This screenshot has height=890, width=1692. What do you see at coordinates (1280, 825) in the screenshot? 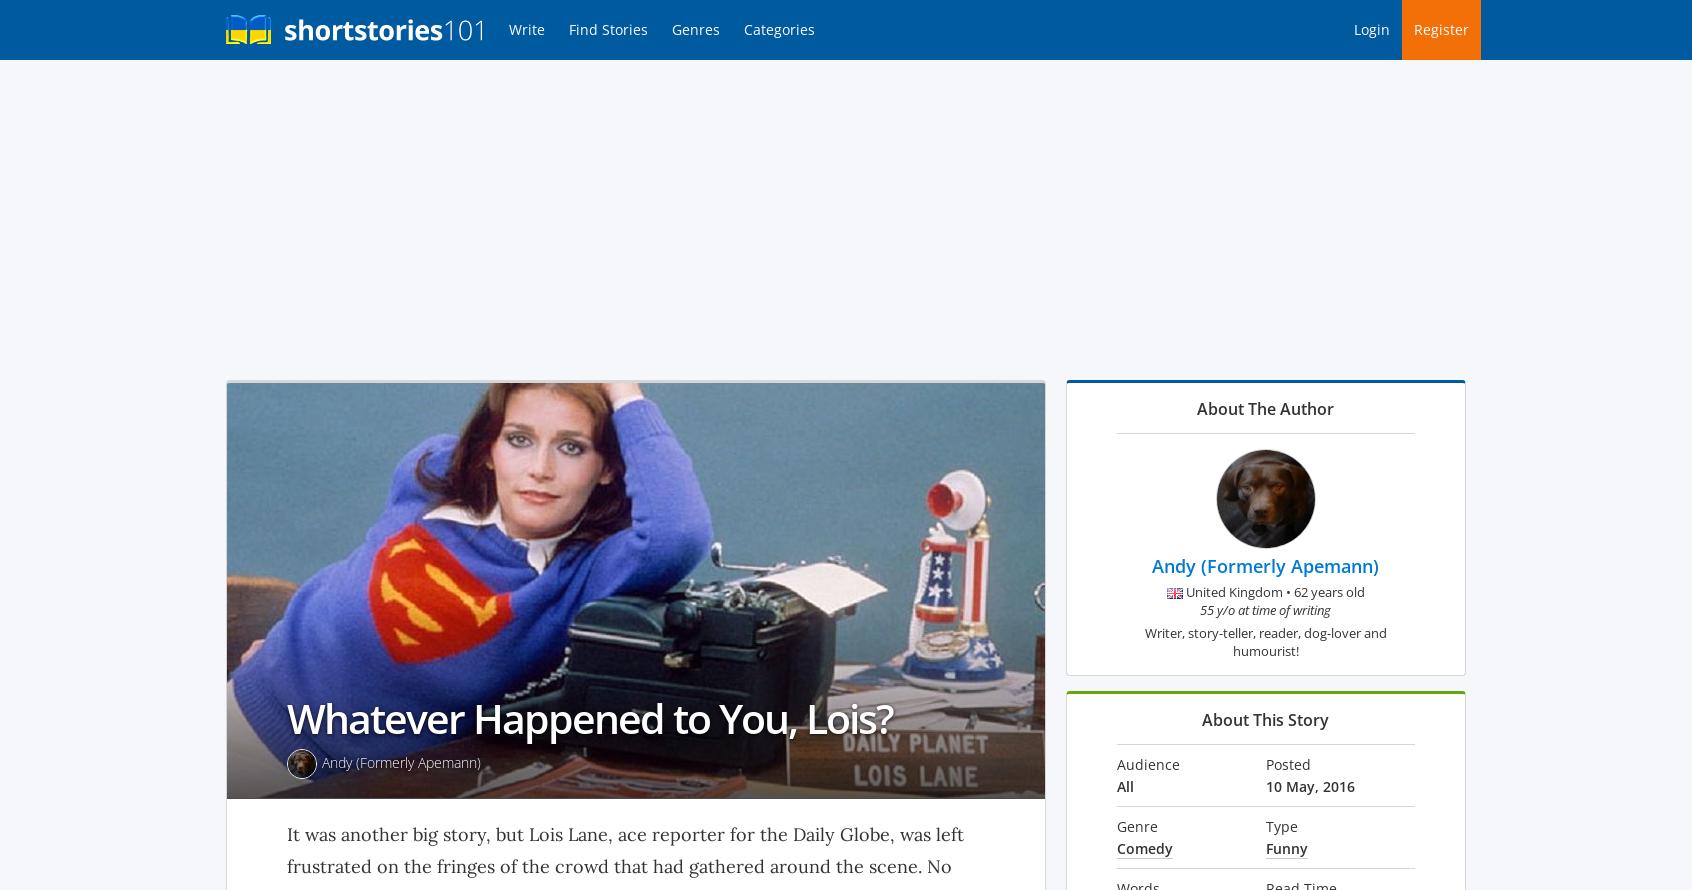
I see `'Type'` at bounding box center [1280, 825].